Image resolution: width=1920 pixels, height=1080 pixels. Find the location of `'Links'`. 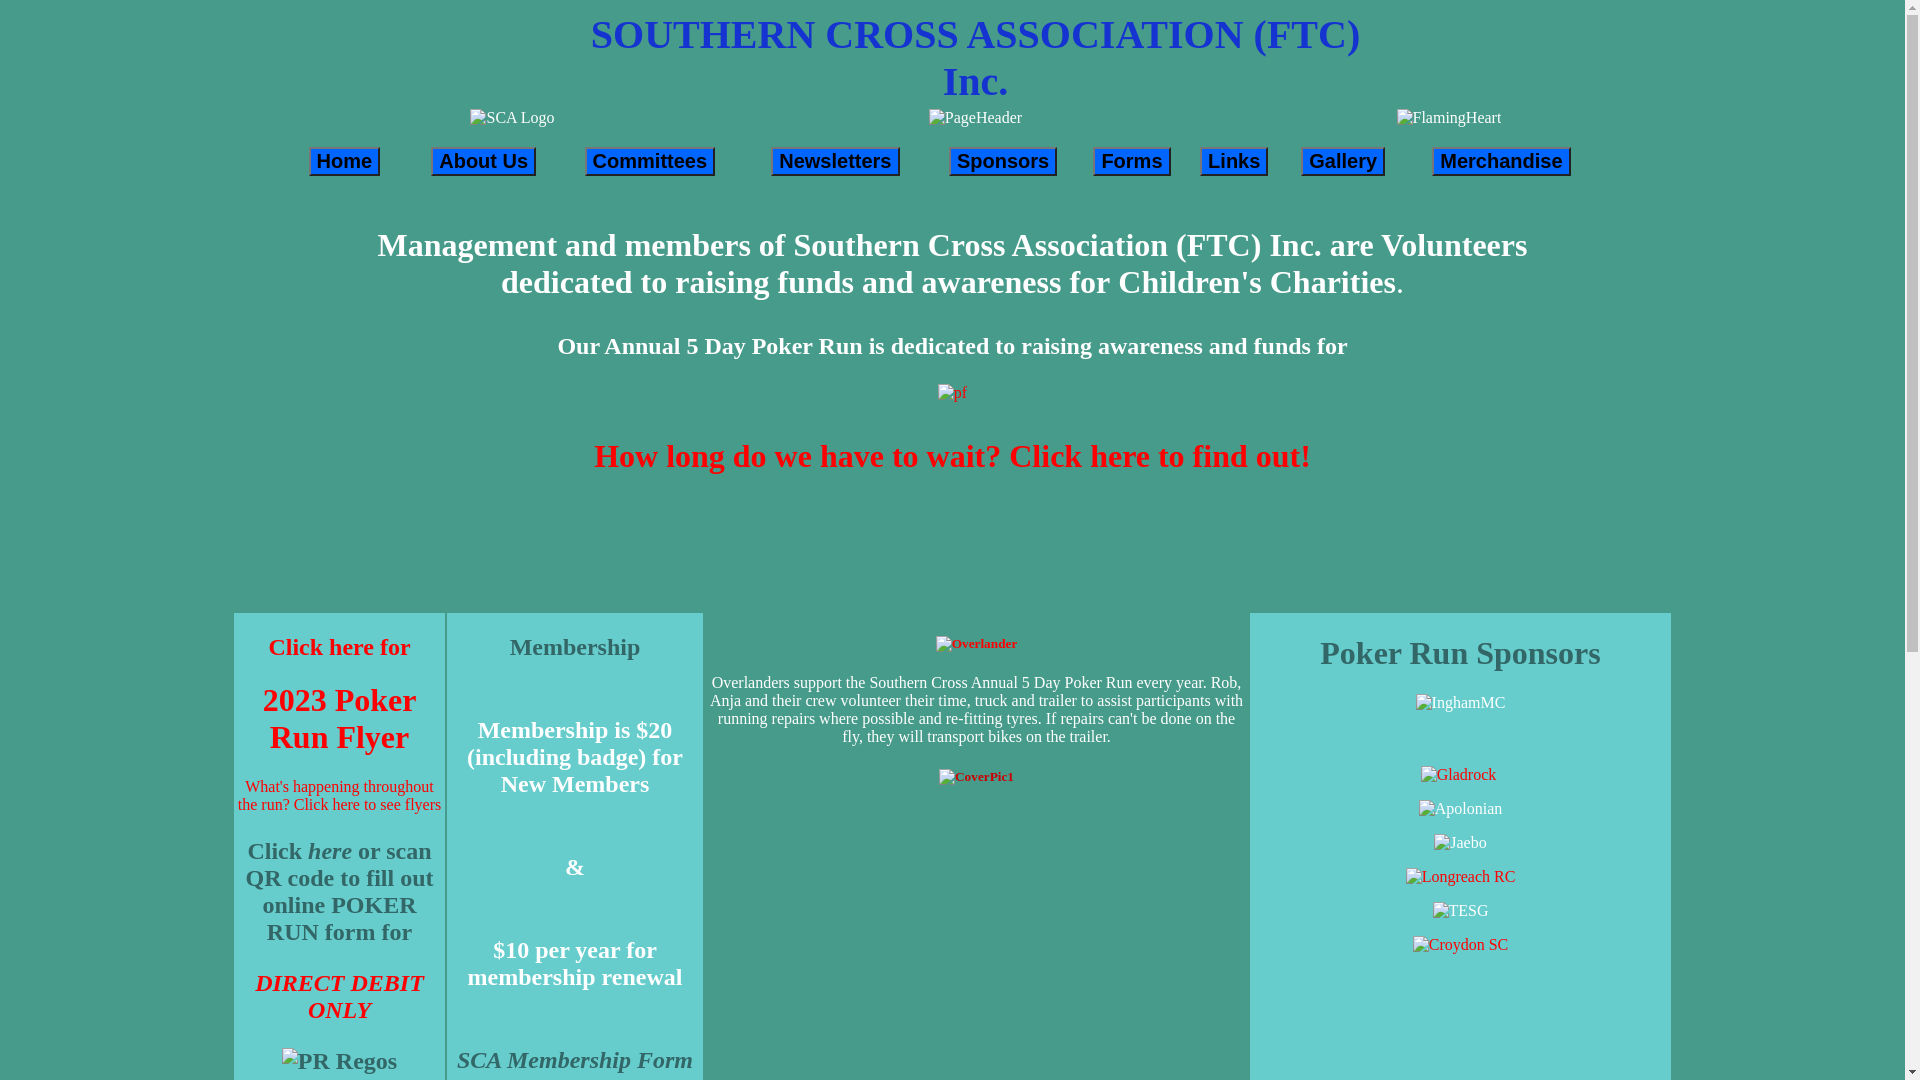

'Links' is located at coordinates (1232, 159).